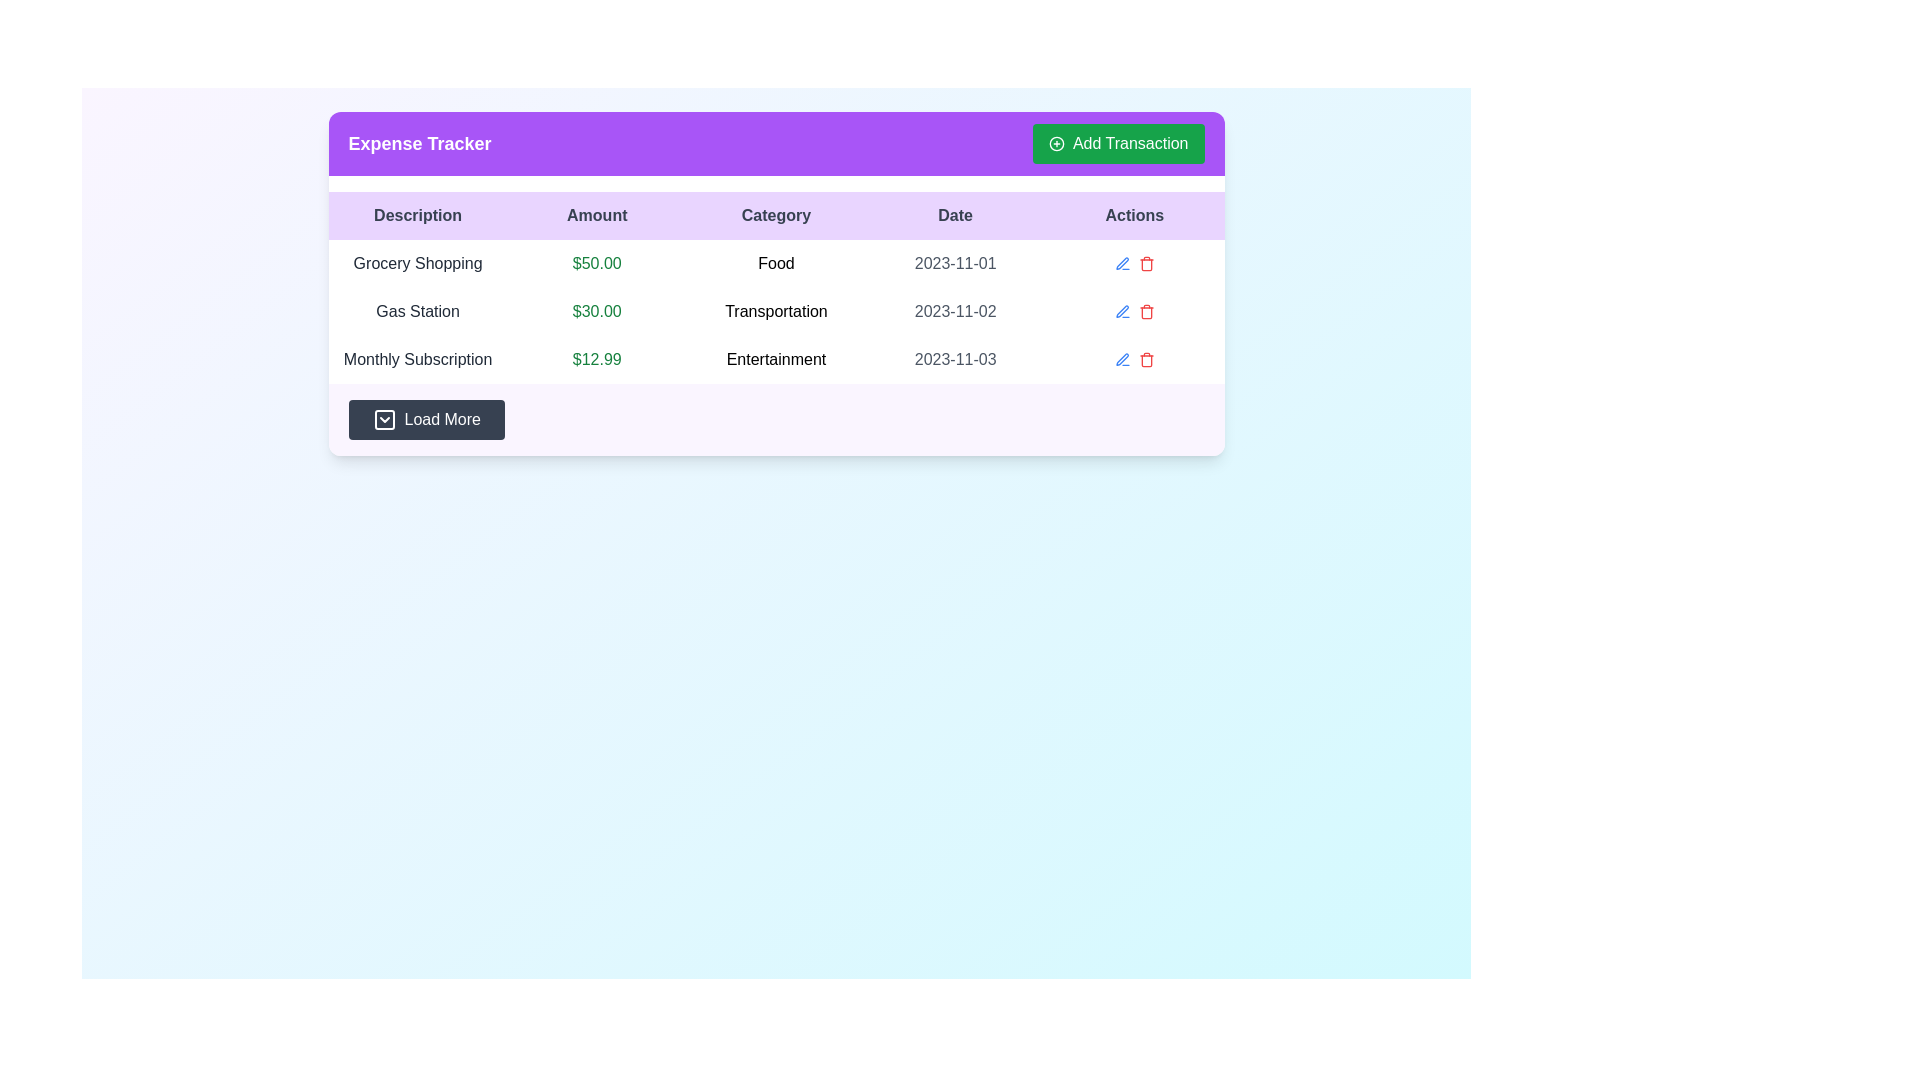  I want to click on the icon indicating the action to add a new item or transaction, located on the left side of the 'Add Transaction' button in the header section, so click(1055, 142).